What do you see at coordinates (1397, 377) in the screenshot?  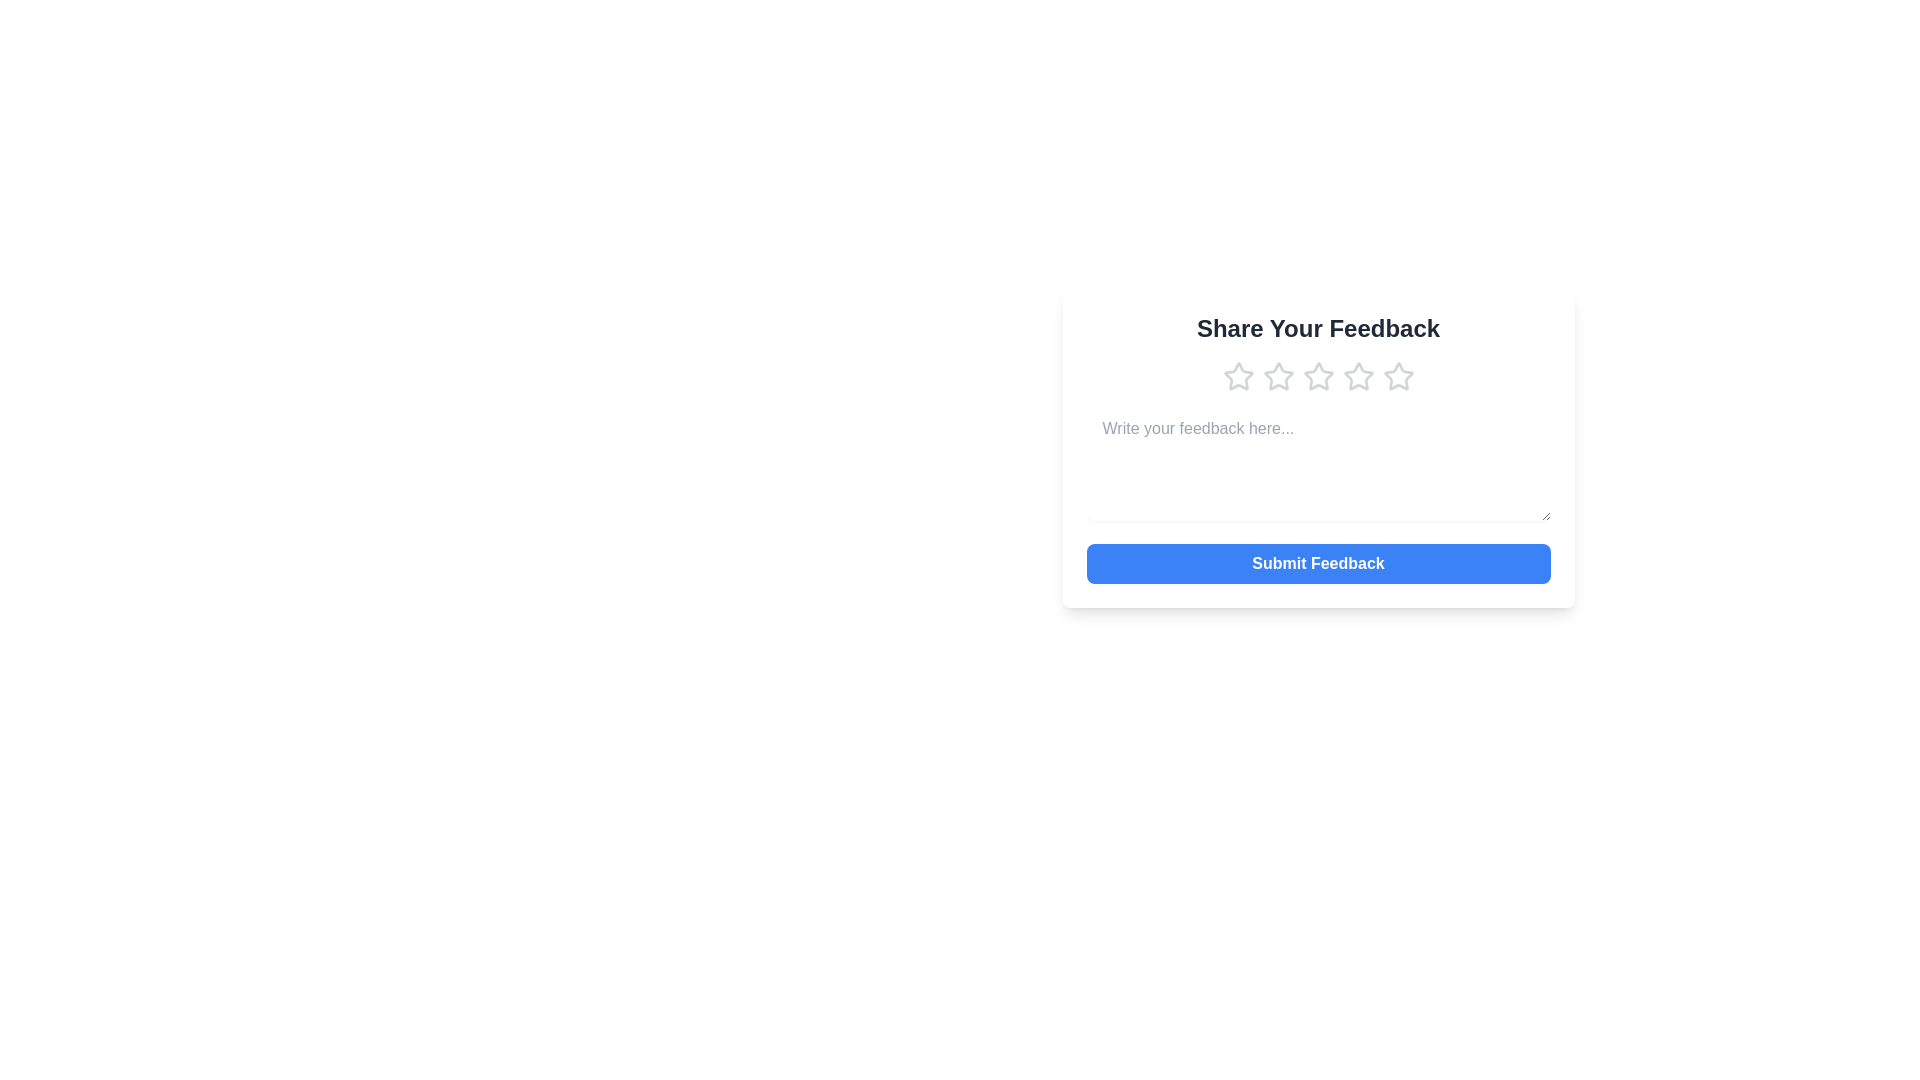 I see `the 'Rate 5 stars' button, which is the fifth star from the left in a horizontal arrangement below the text 'Share Your Feedback'` at bounding box center [1397, 377].